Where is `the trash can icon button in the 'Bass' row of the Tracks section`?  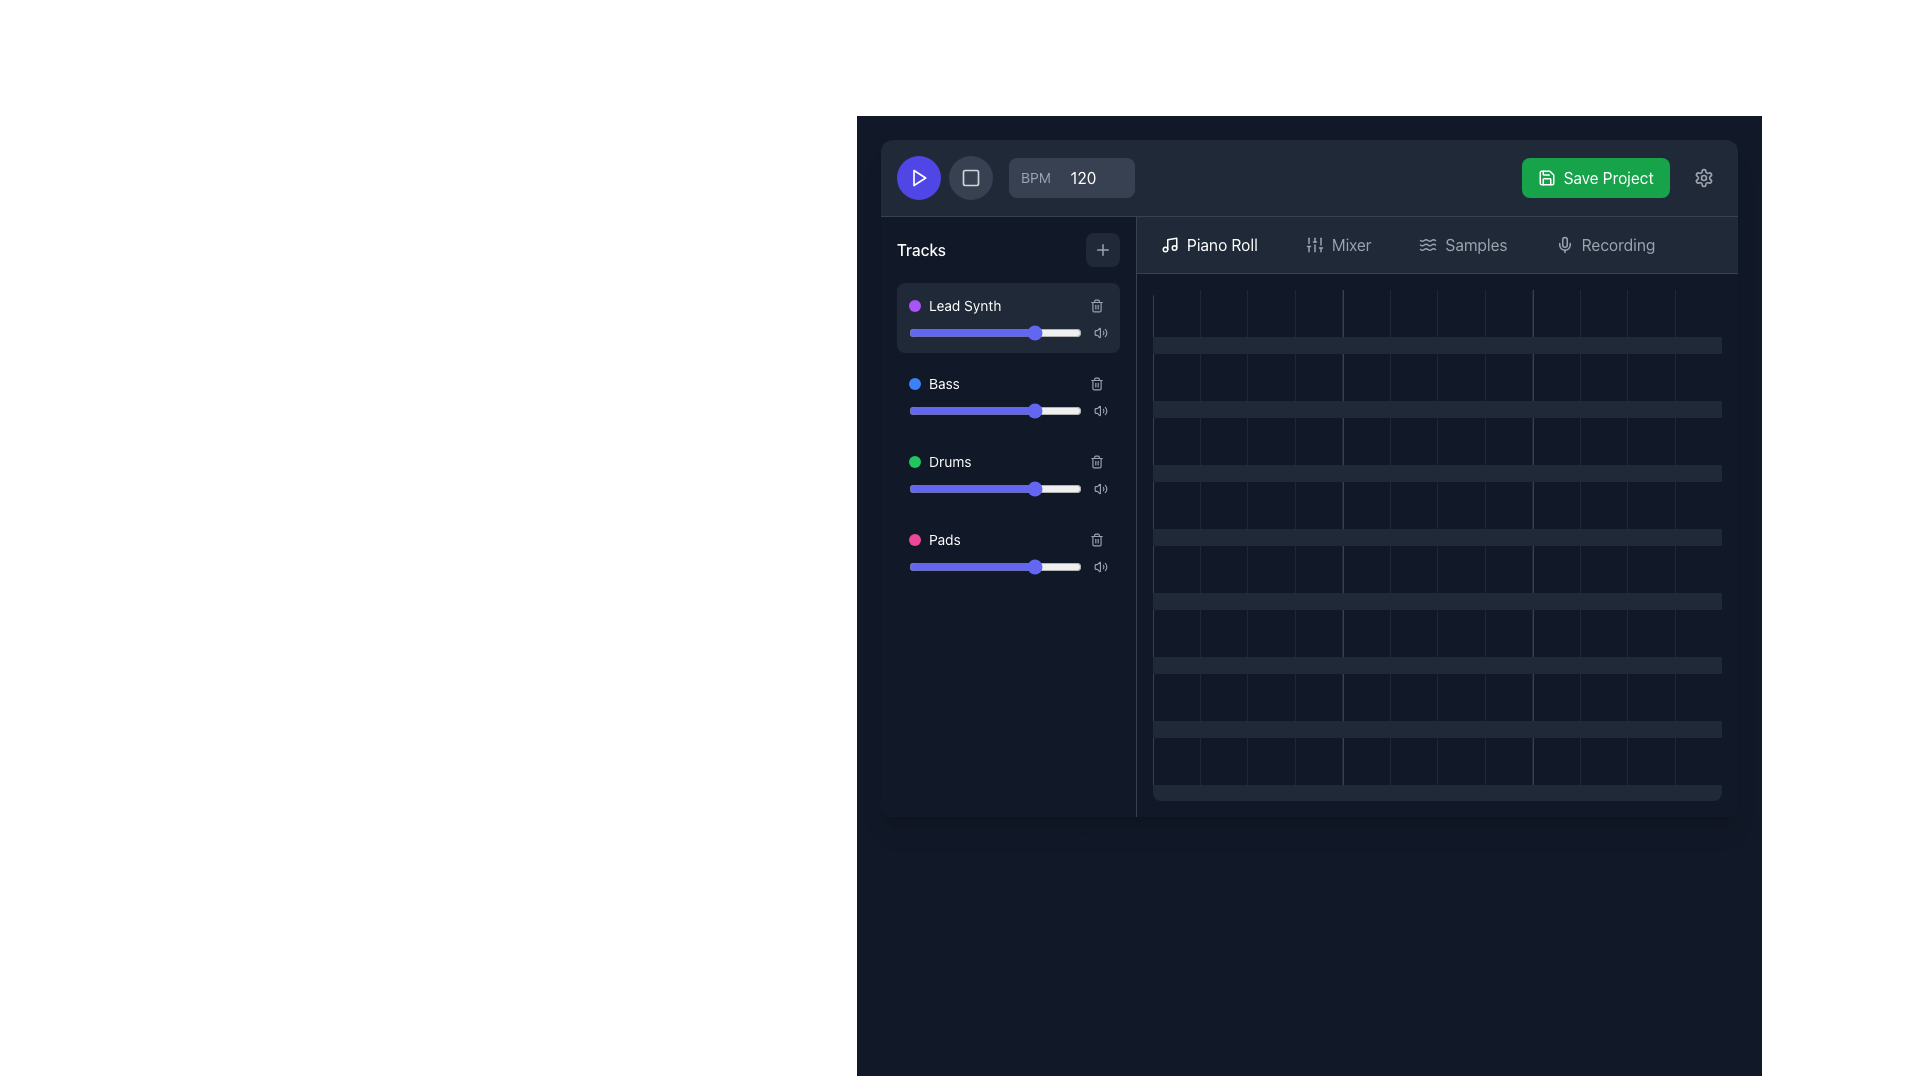 the trash can icon button in the 'Bass' row of the Tracks section is located at coordinates (1096, 384).